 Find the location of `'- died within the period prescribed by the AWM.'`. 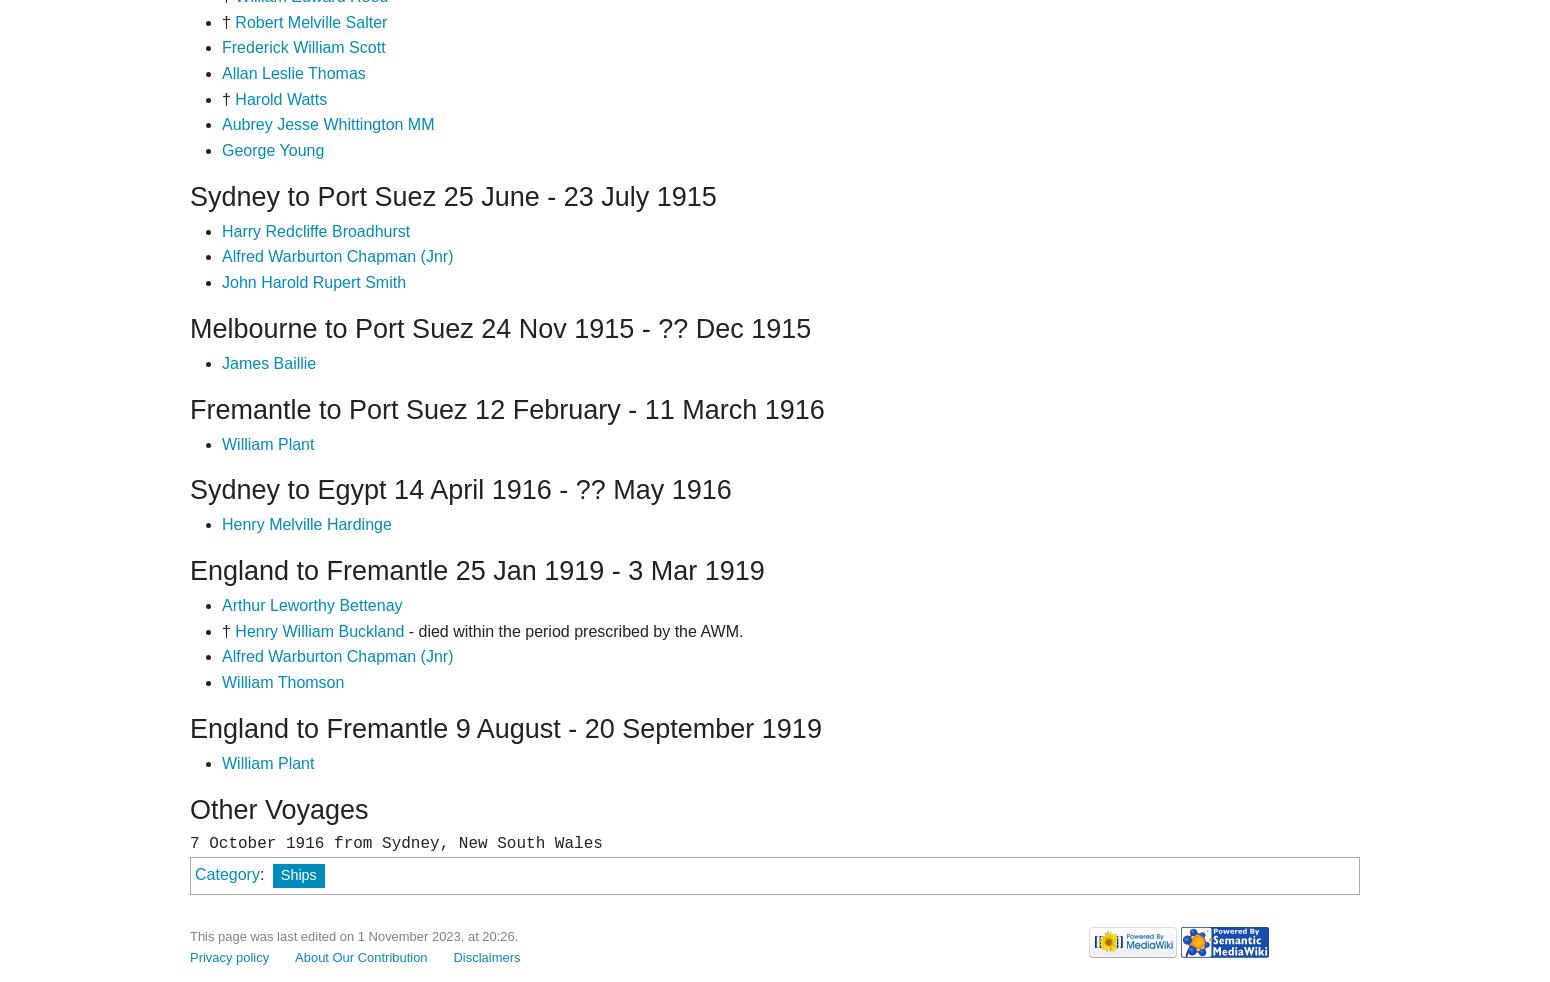

'- died within the period prescribed by the AWM.' is located at coordinates (403, 629).